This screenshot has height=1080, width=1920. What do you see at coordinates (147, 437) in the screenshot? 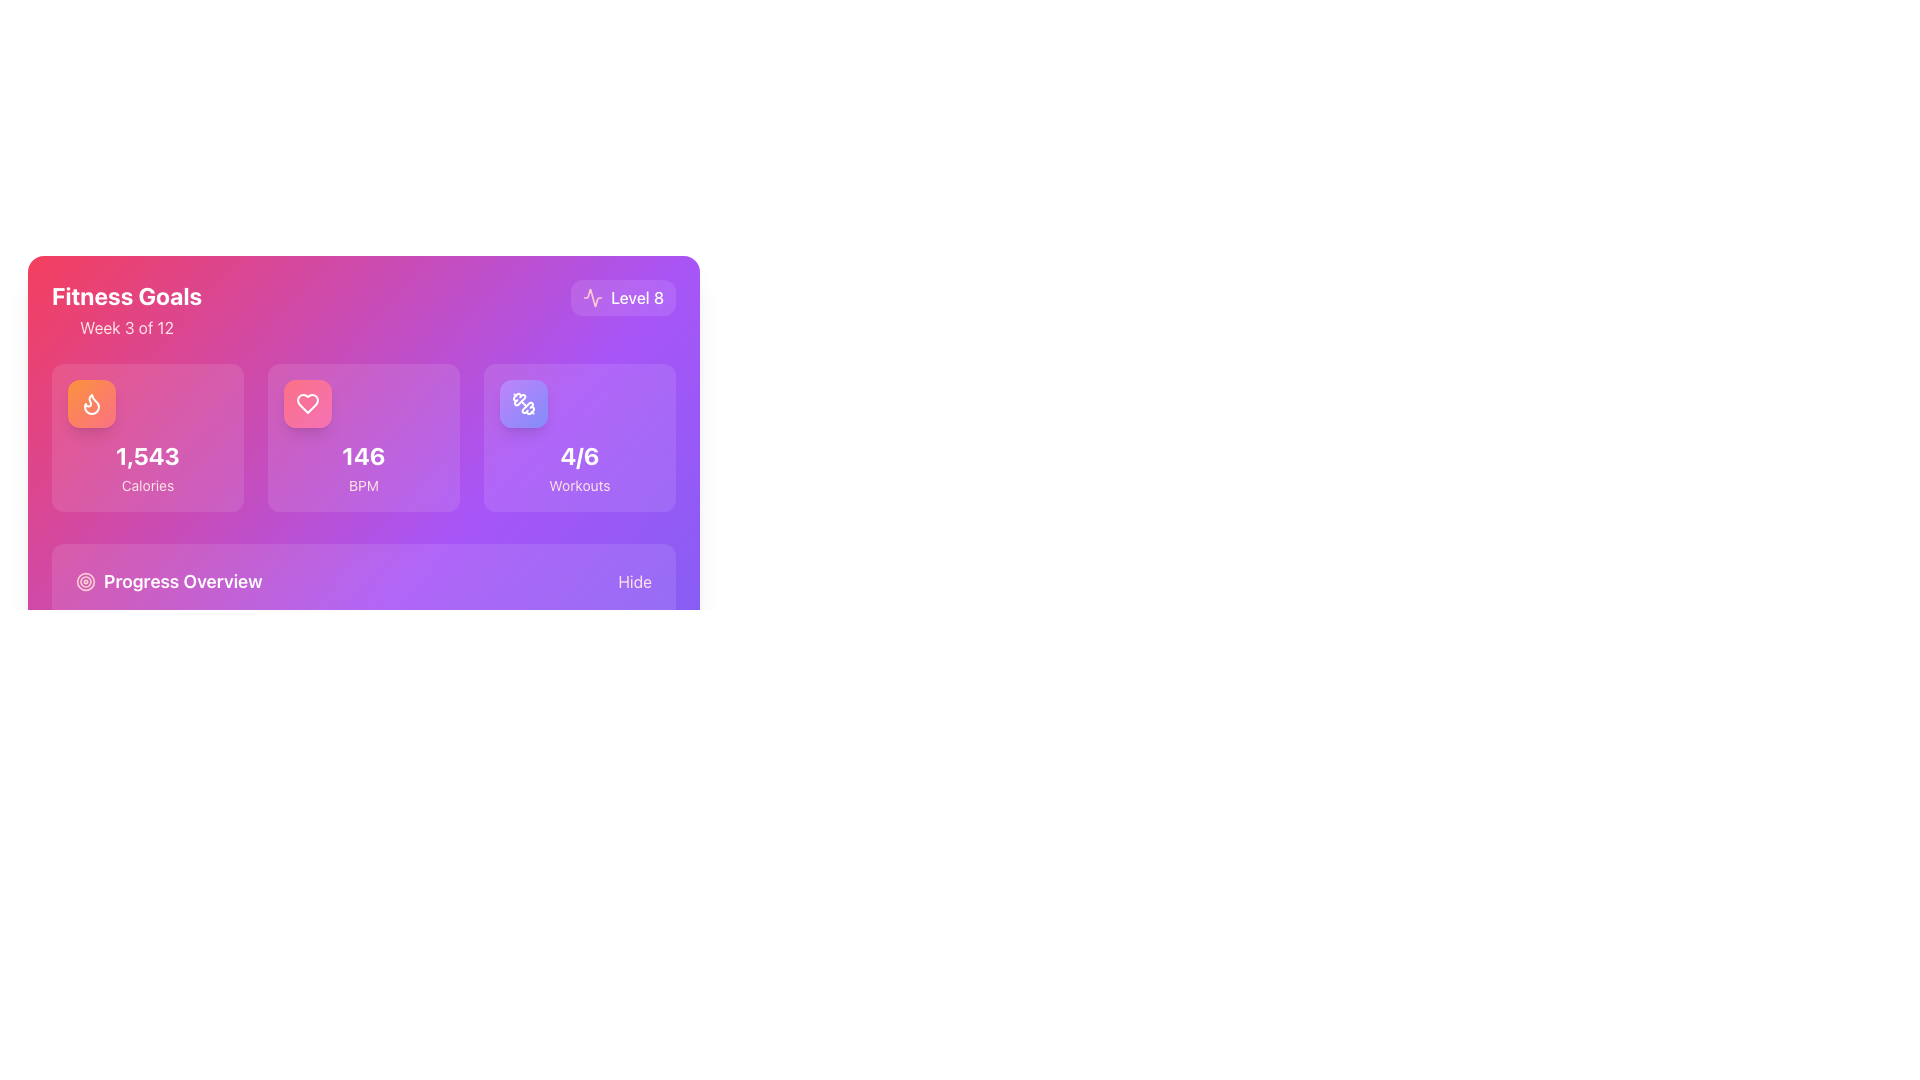
I see `the first card in the row with a flame icon and the label 'Calories' showing a value of '1,543'` at bounding box center [147, 437].